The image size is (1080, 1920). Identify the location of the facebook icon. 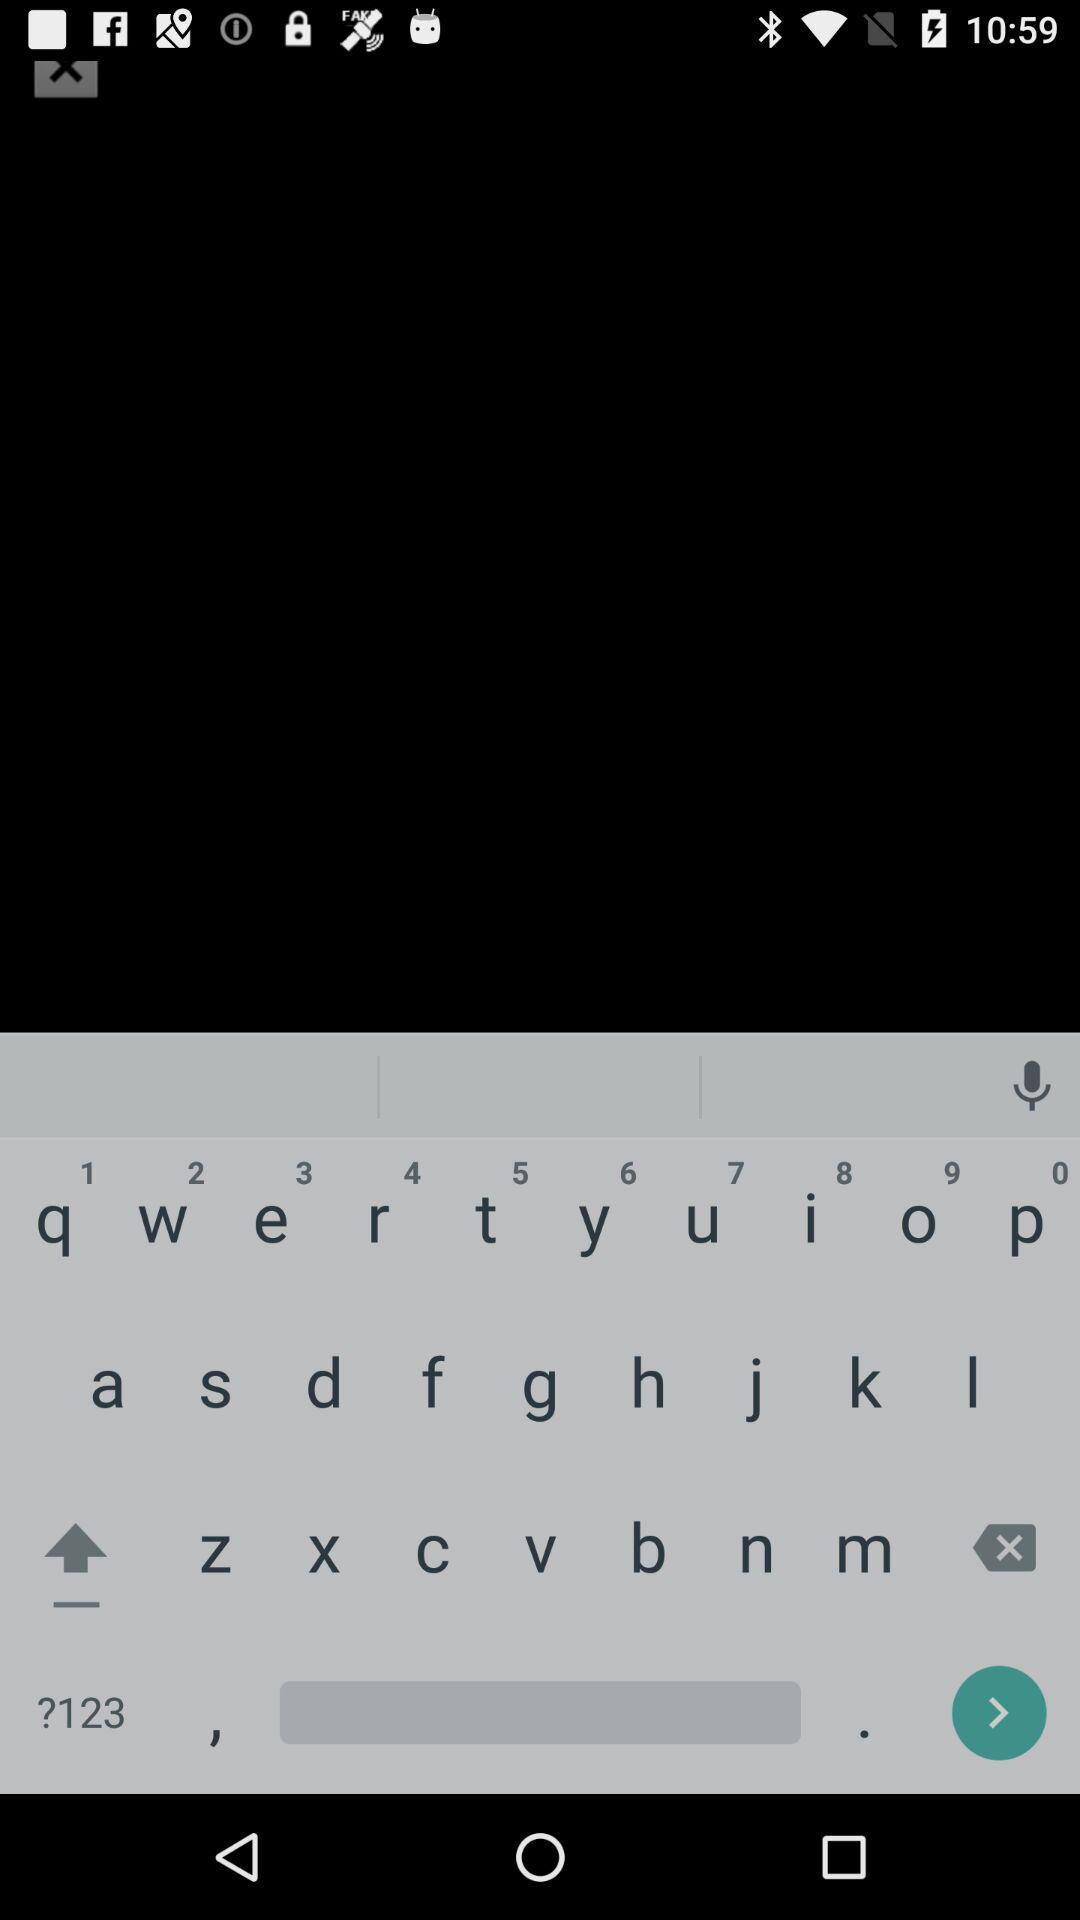
(64, 70).